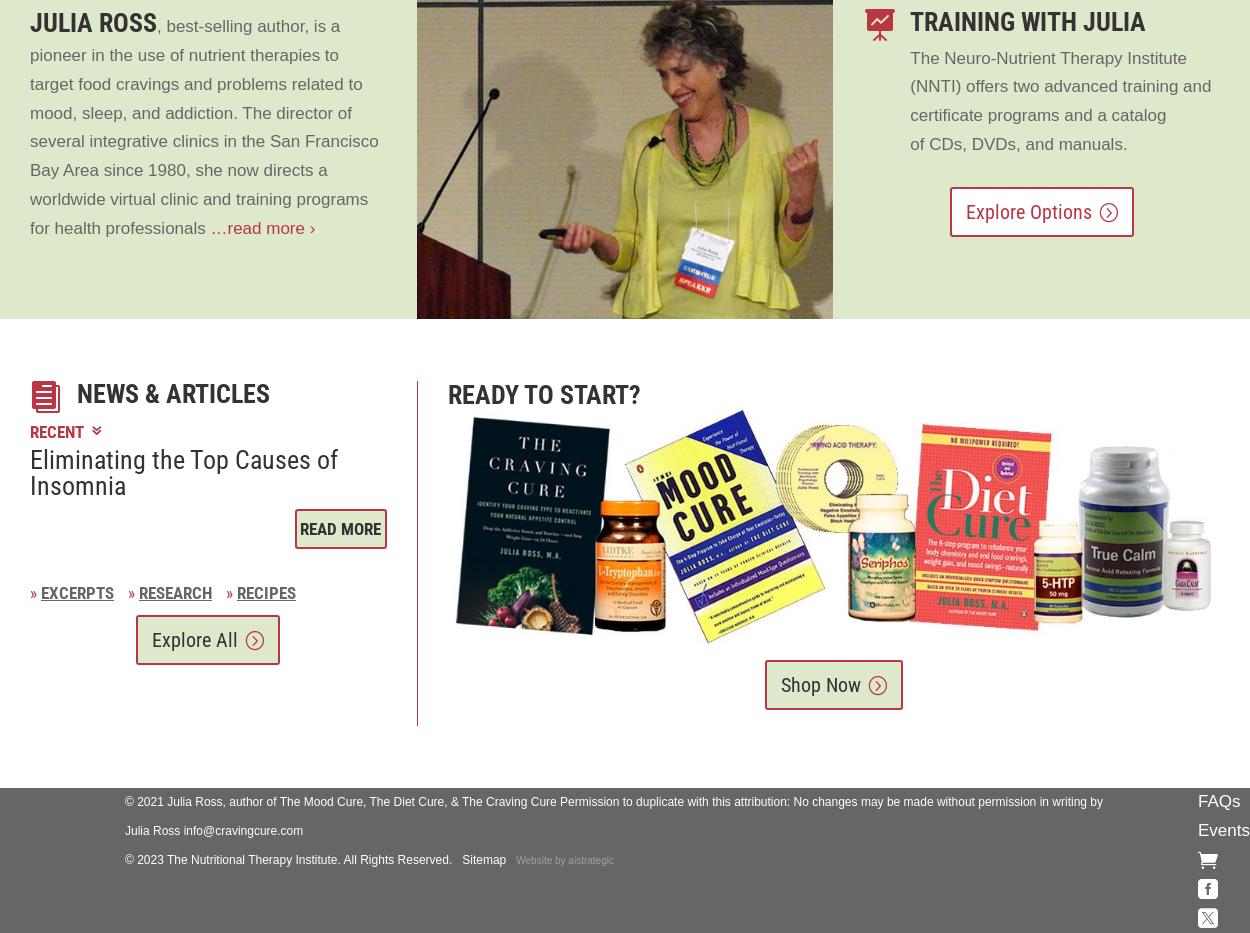  Describe the element at coordinates (76, 593) in the screenshot. I see `'Excerpts'` at that location.